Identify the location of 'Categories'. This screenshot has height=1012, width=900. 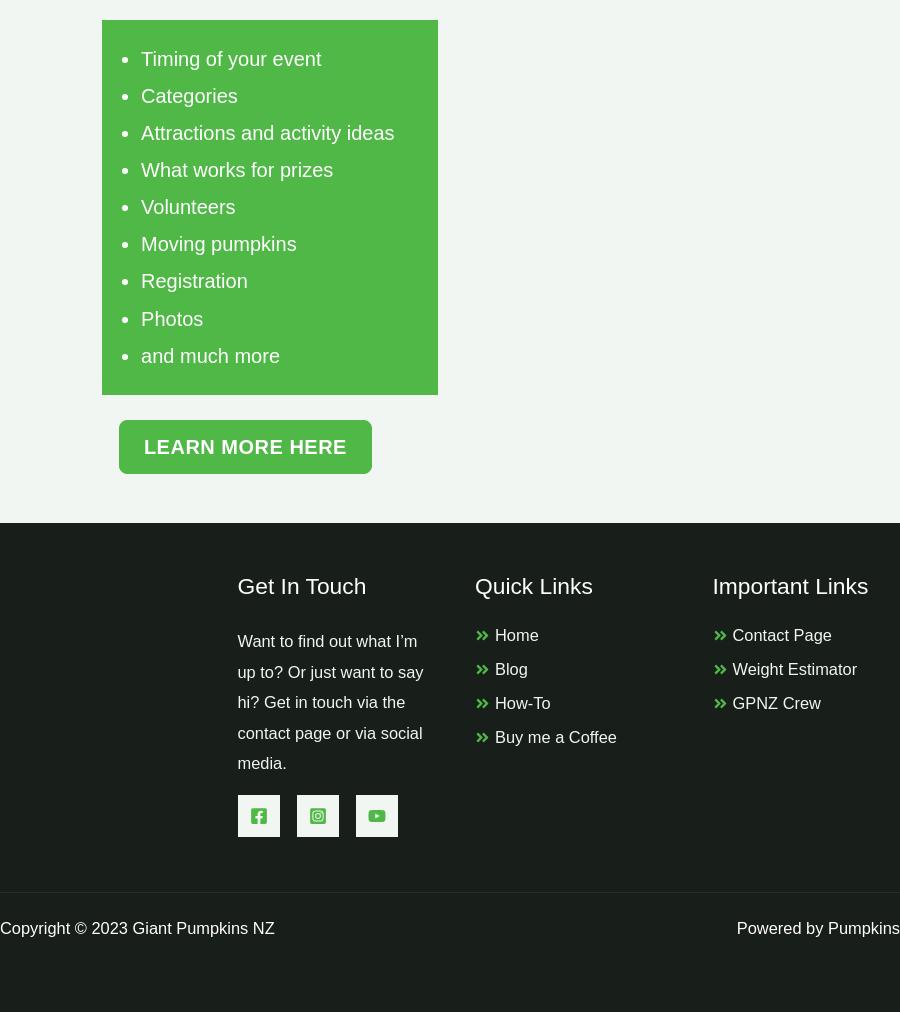
(141, 94).